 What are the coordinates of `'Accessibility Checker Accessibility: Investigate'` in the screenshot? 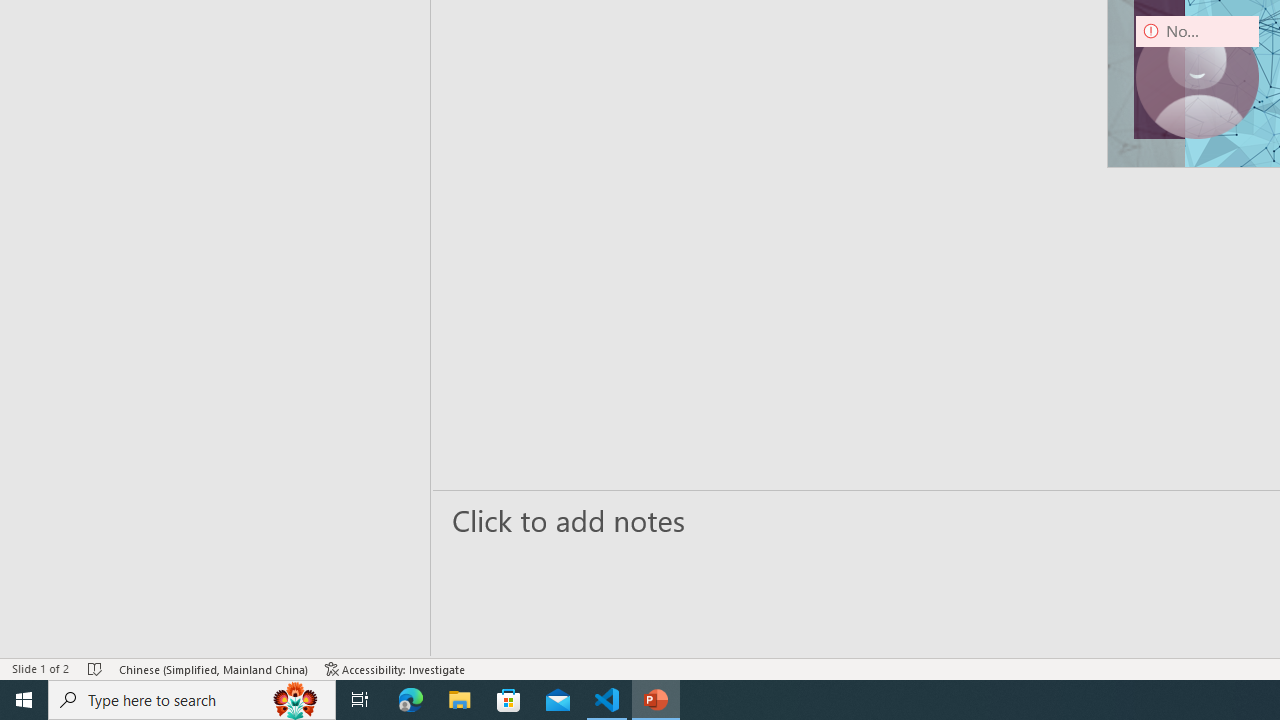 It's located at (395, 669).